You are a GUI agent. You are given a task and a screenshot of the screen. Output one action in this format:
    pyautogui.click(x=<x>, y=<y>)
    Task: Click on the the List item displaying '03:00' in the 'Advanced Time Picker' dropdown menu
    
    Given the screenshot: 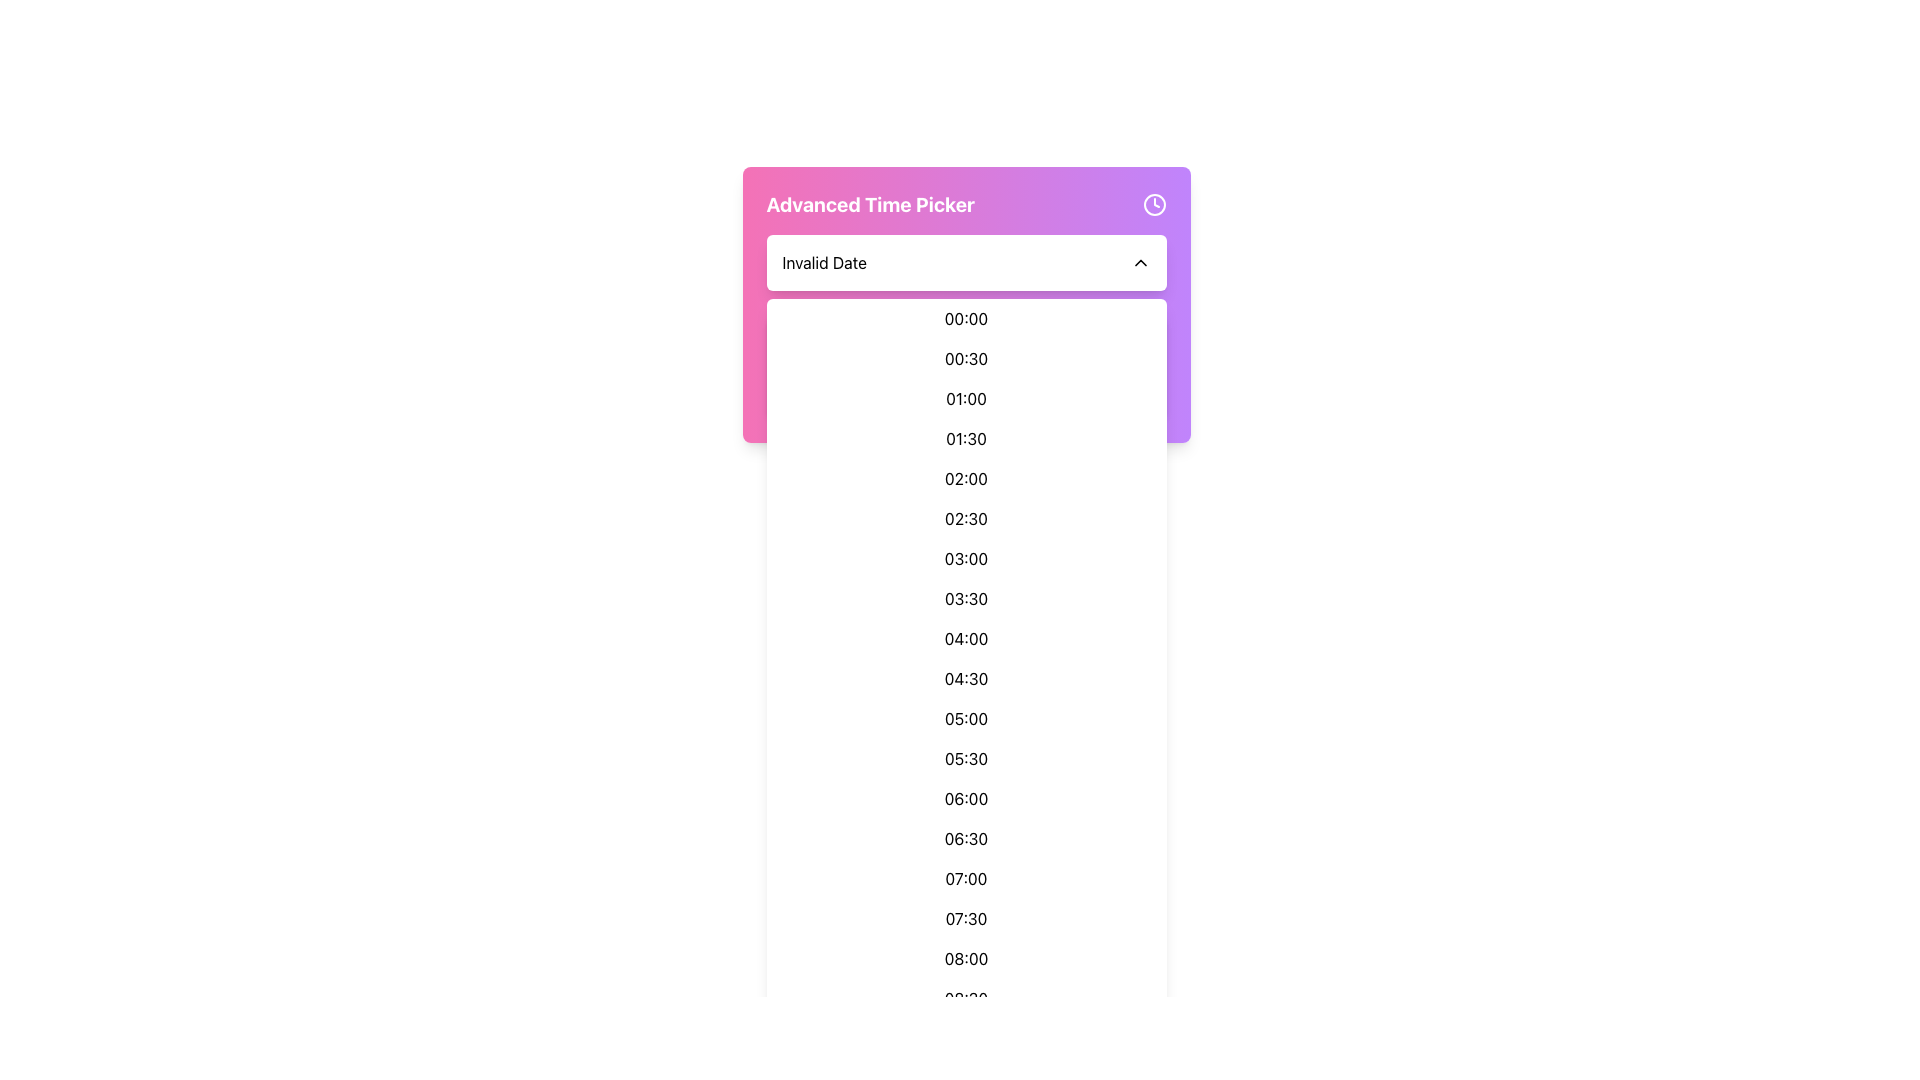 What is the action you would take?
    pyautogui.click(x=966, y=559)
    